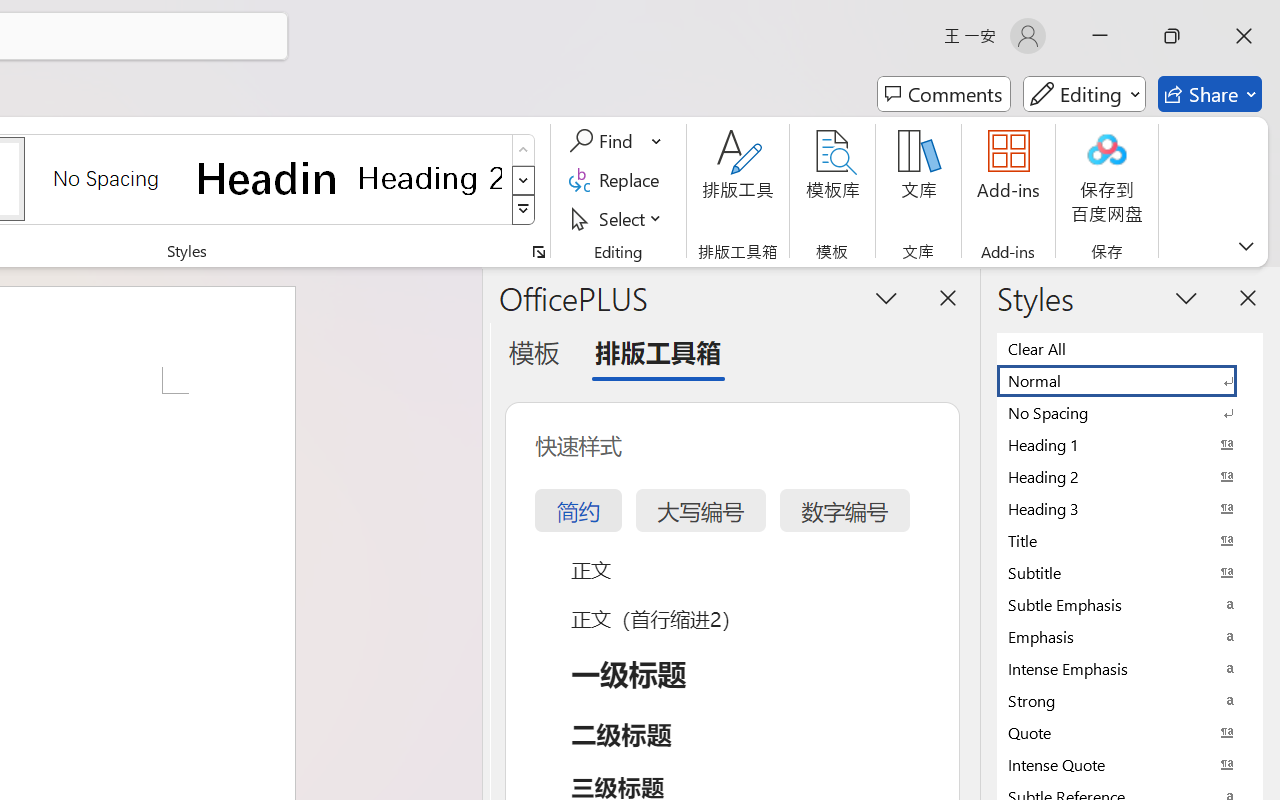 The image size is (1280, 800). Describe the element at coordinates (1130, 412) in the screenshot. I see `'No Spacing'` at that location.